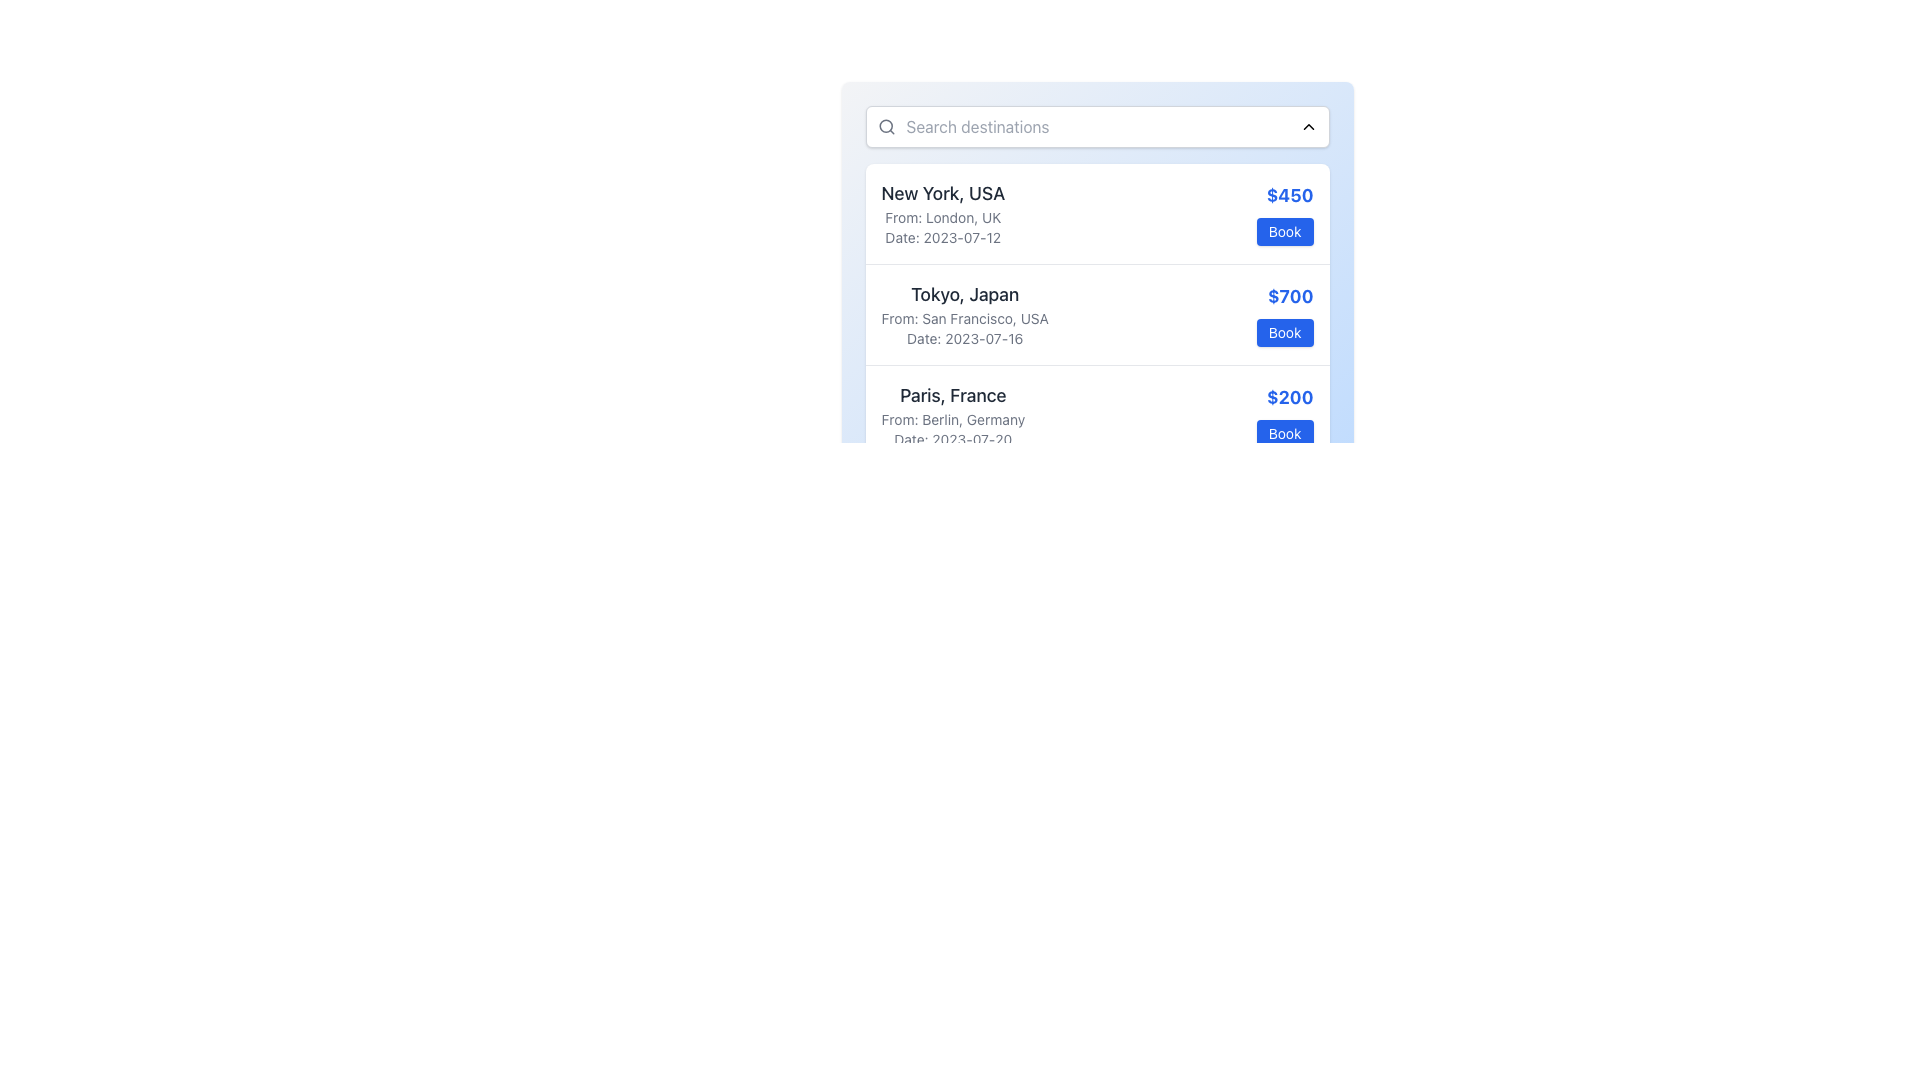  I want to click on the 'Book' button with a blue background and white text, located in the second row of the list next to the '$700' price for the 'Tokyo, Japan' listing to proceed with booking, so click(1285, 331).